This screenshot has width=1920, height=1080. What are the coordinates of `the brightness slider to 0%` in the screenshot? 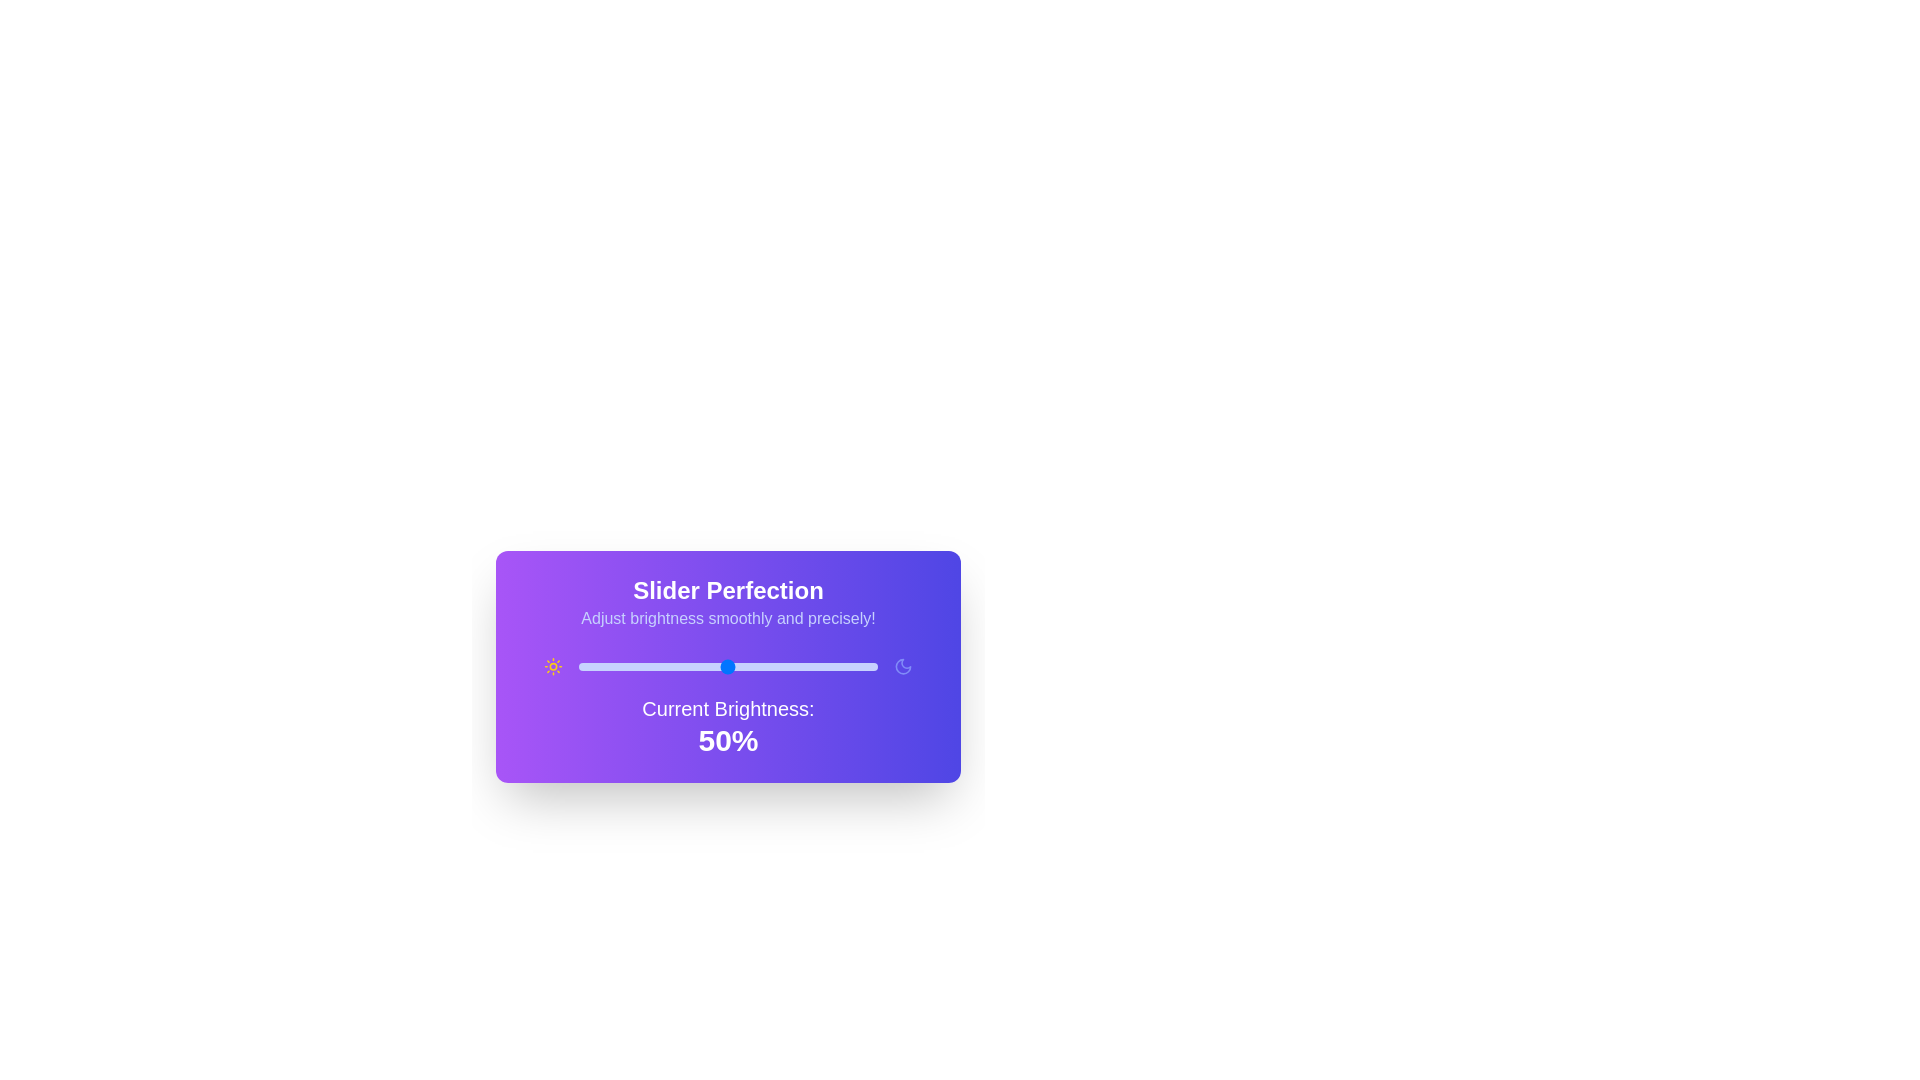 It's located at (578, 667).